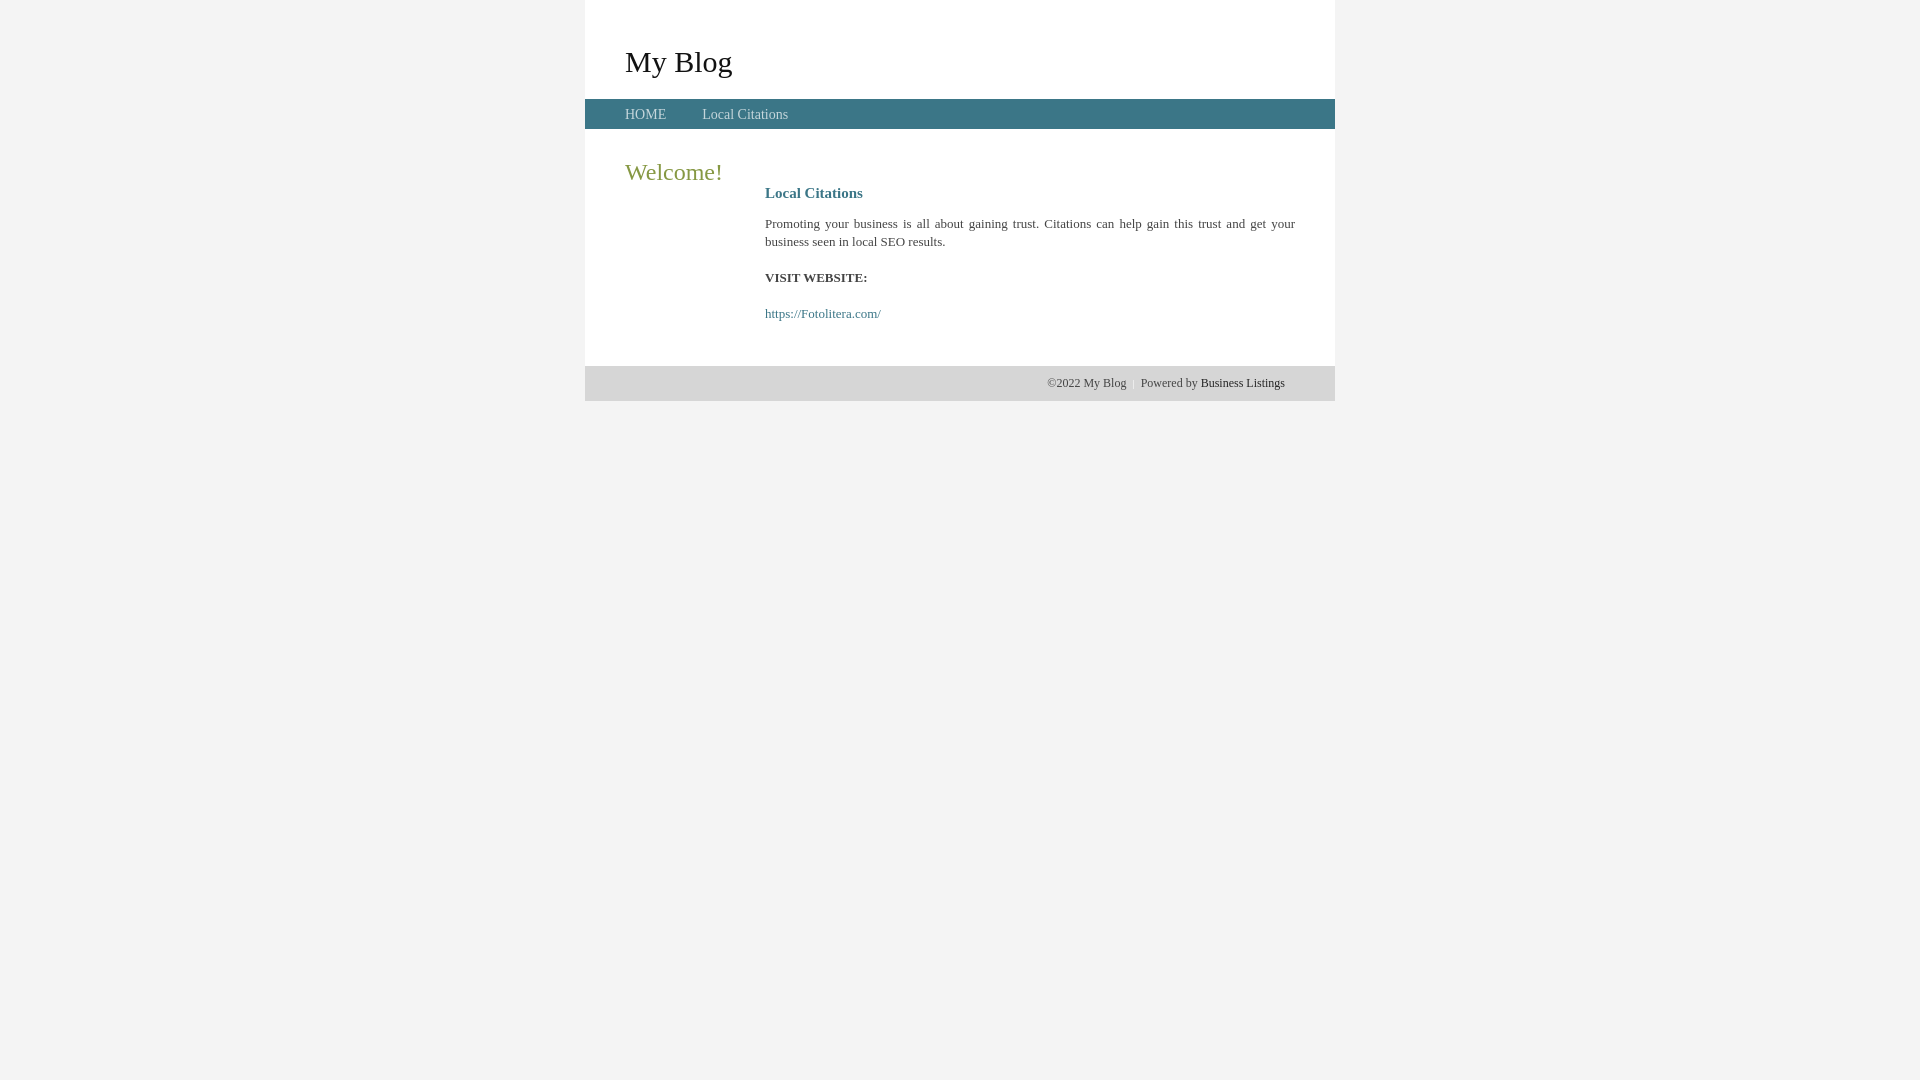 The height and width of the screenshot is (1080, 1920). I want to click on 'HOME', so click(645, 114).